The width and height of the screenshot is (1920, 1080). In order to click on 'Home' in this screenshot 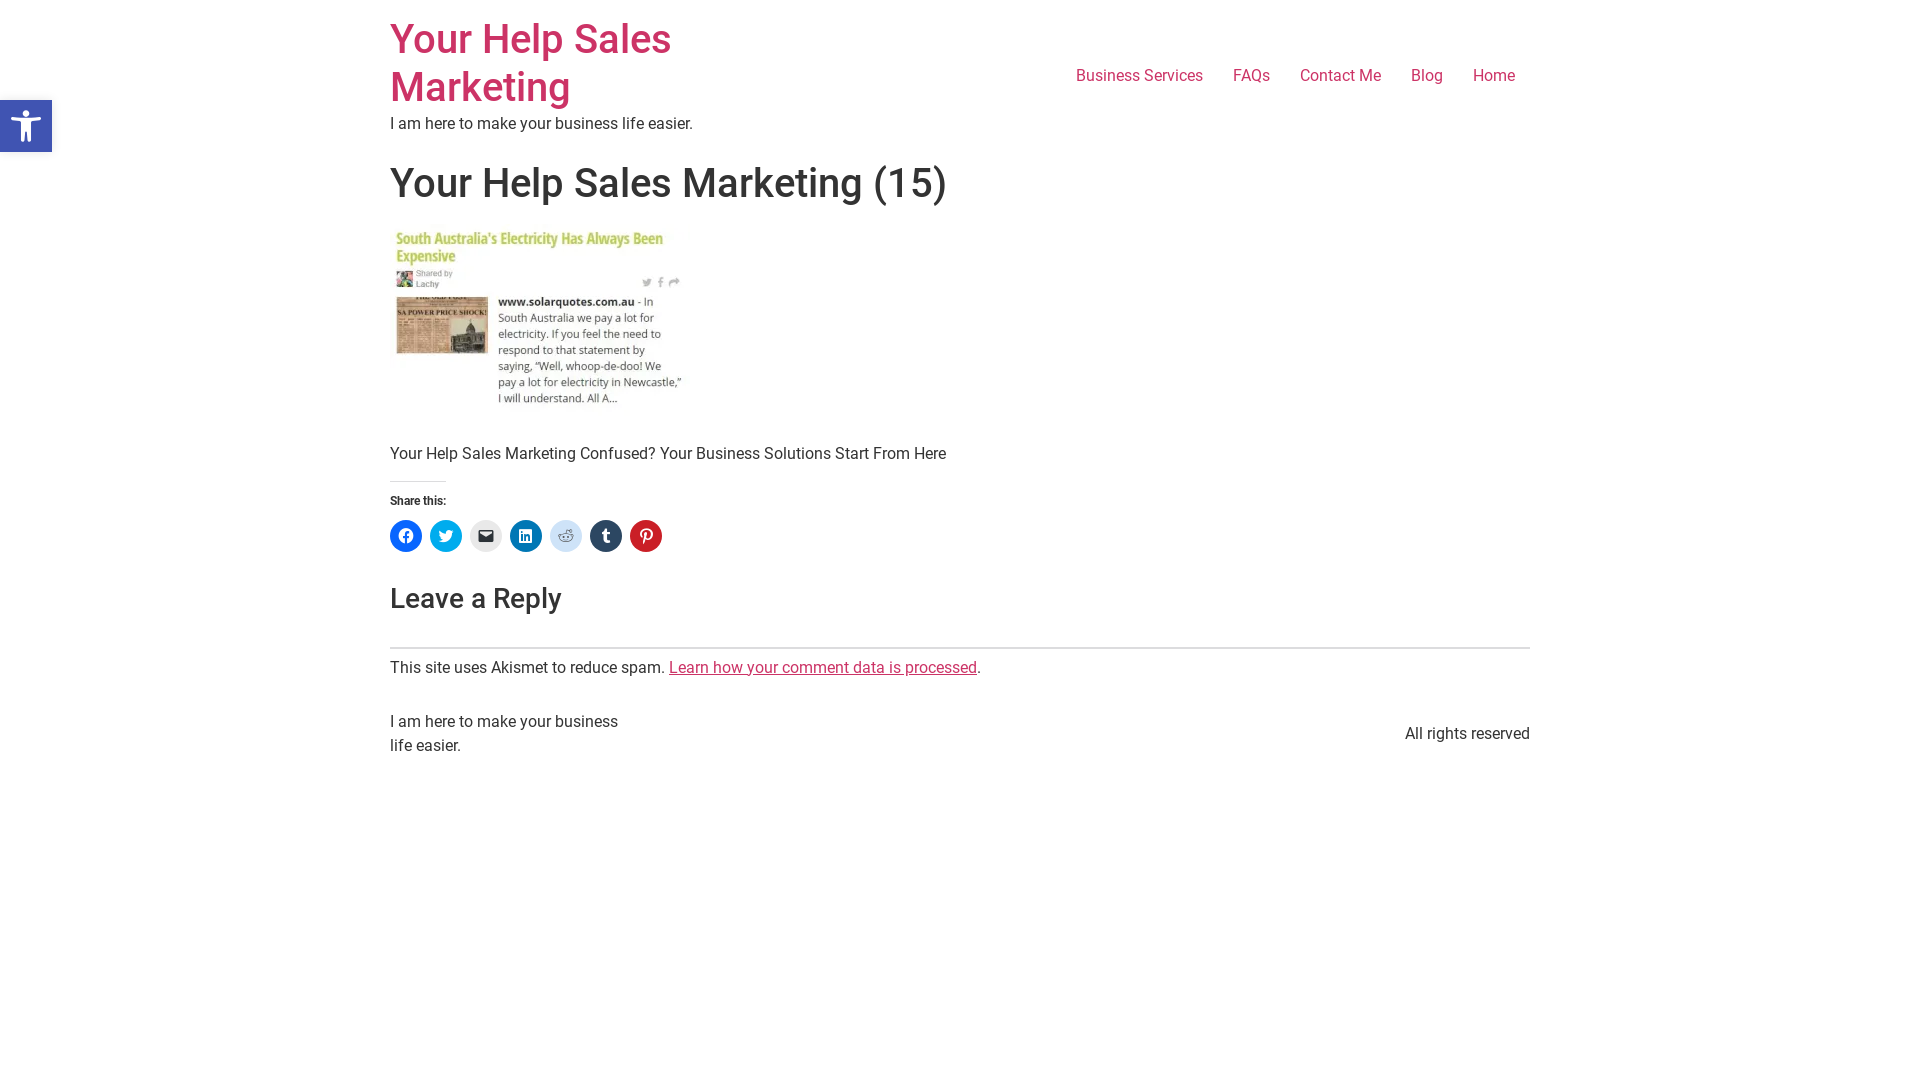, I will do `click(1493, 75)`.